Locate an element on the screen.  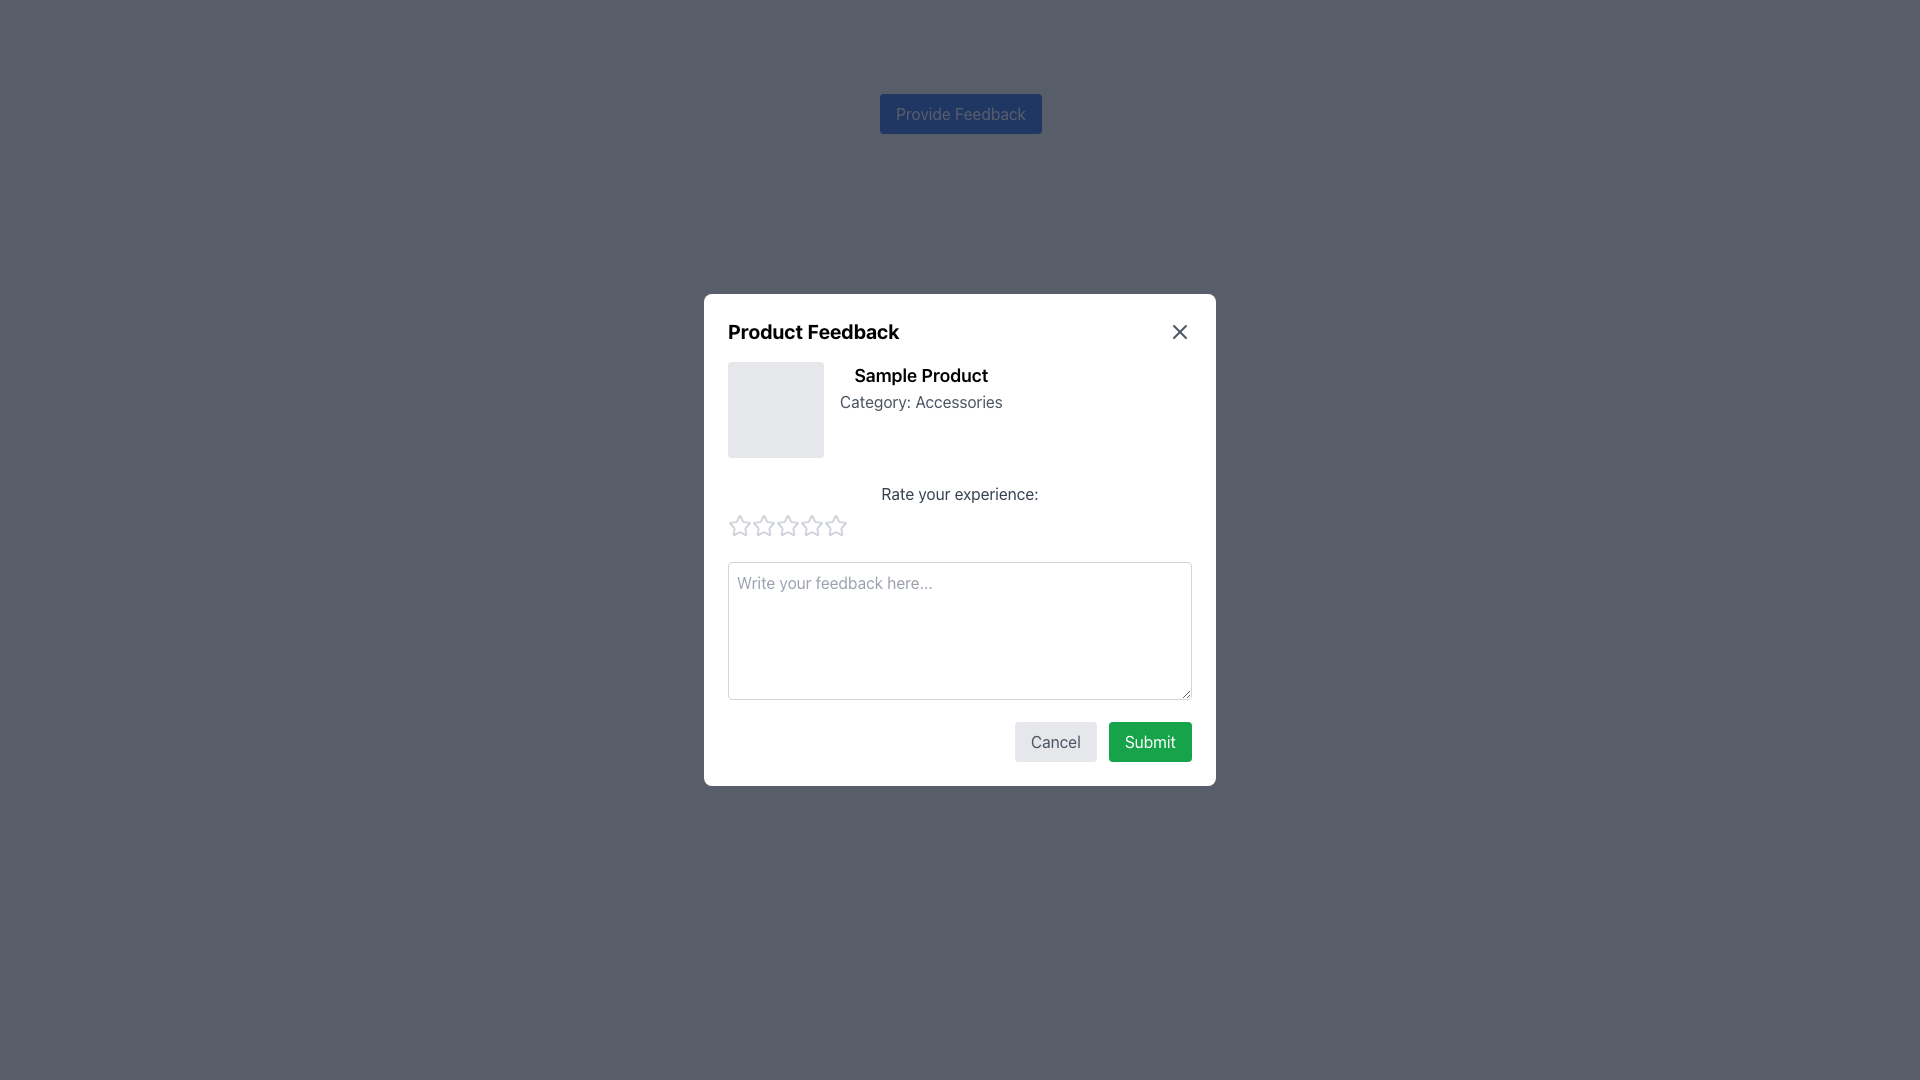
the 'Cancel' button, which is a rectangular button with a light gray background and dark gray text, located to the left of the 'Submit' button in the bottom-right of the modal is located at coordinates (1054, 741).